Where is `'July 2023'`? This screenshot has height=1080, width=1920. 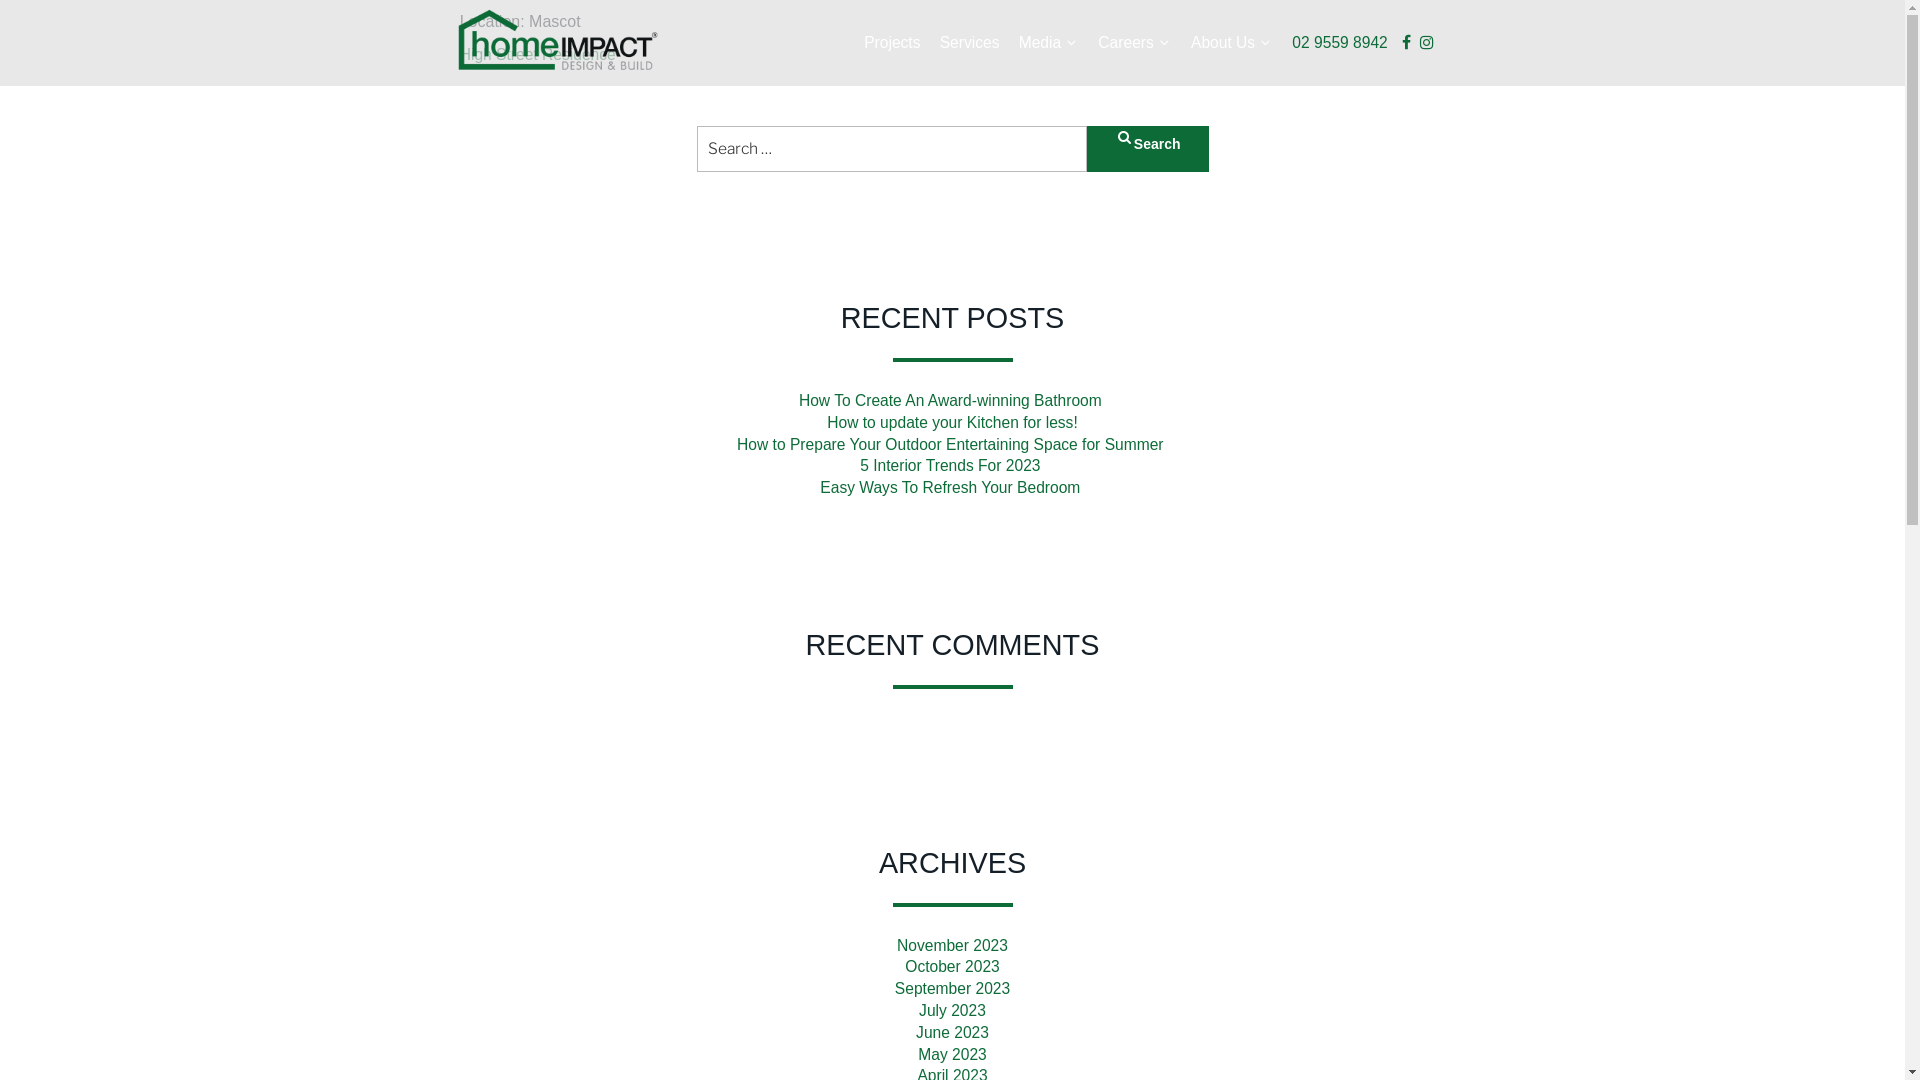 'July 2023' is located at coordinates (951, 1010).